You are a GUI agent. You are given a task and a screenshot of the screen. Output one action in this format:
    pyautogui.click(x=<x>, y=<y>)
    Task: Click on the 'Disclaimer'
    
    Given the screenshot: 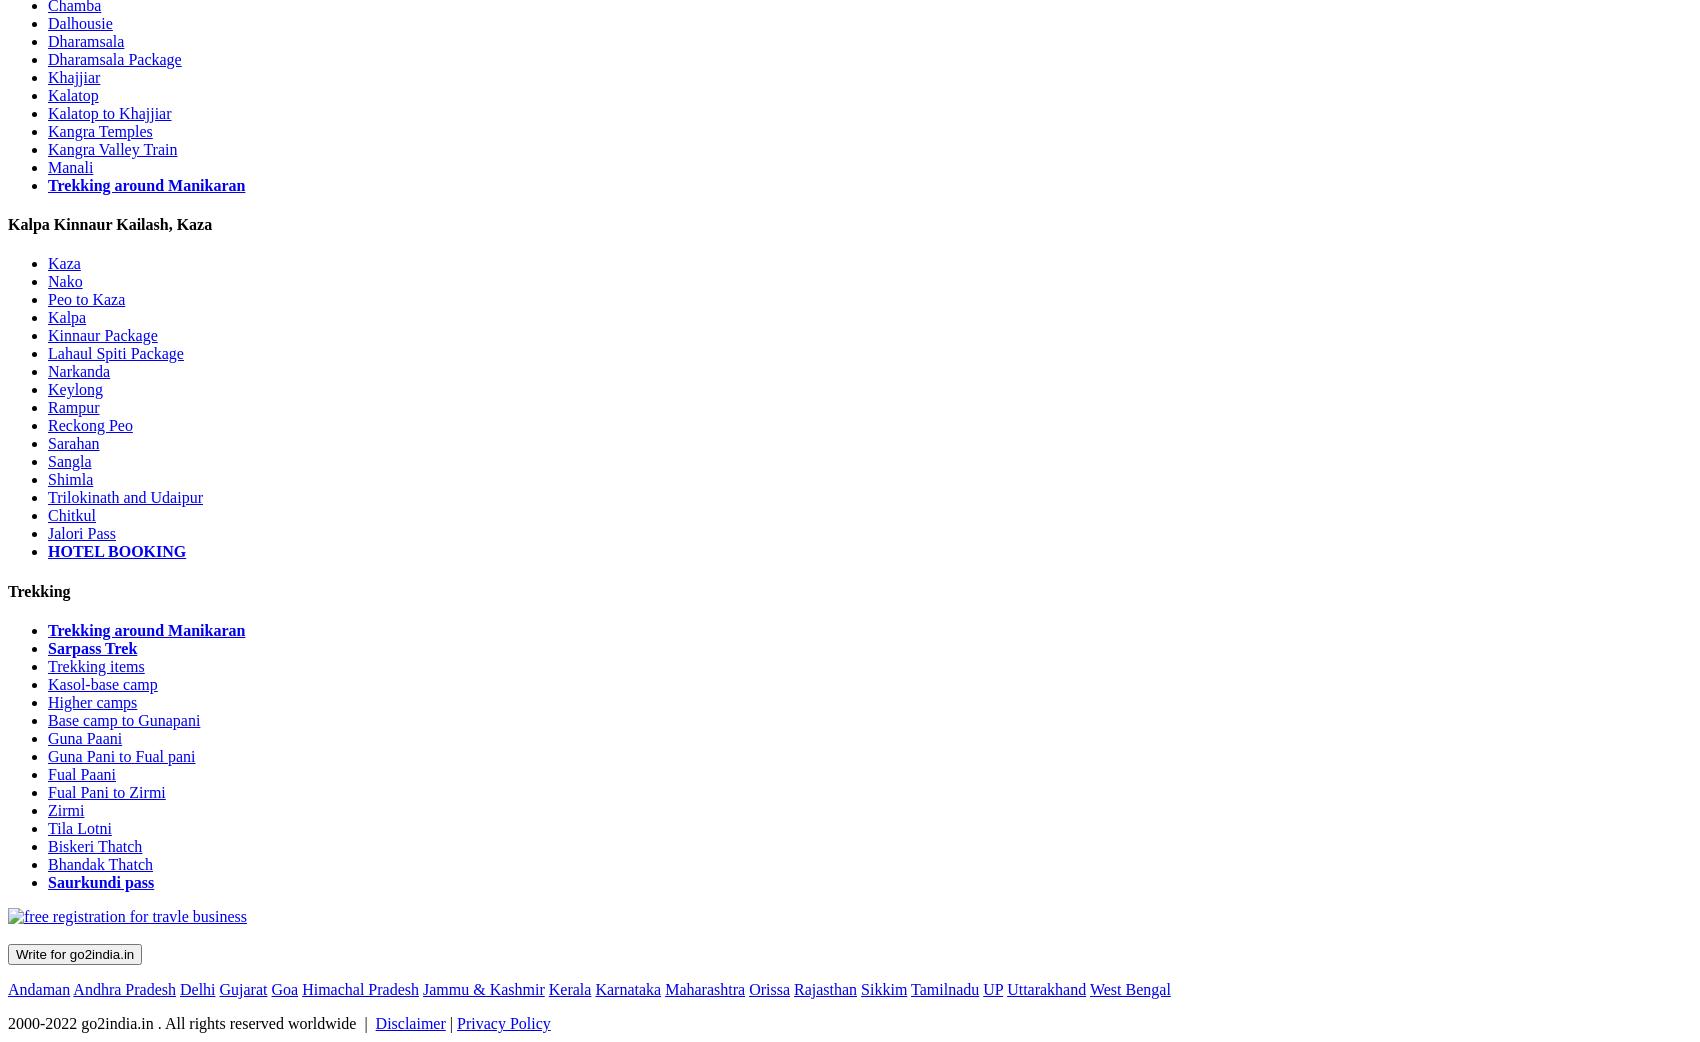 What is the action you would take?
    pyautogui.click(x=409, y=1022)
    